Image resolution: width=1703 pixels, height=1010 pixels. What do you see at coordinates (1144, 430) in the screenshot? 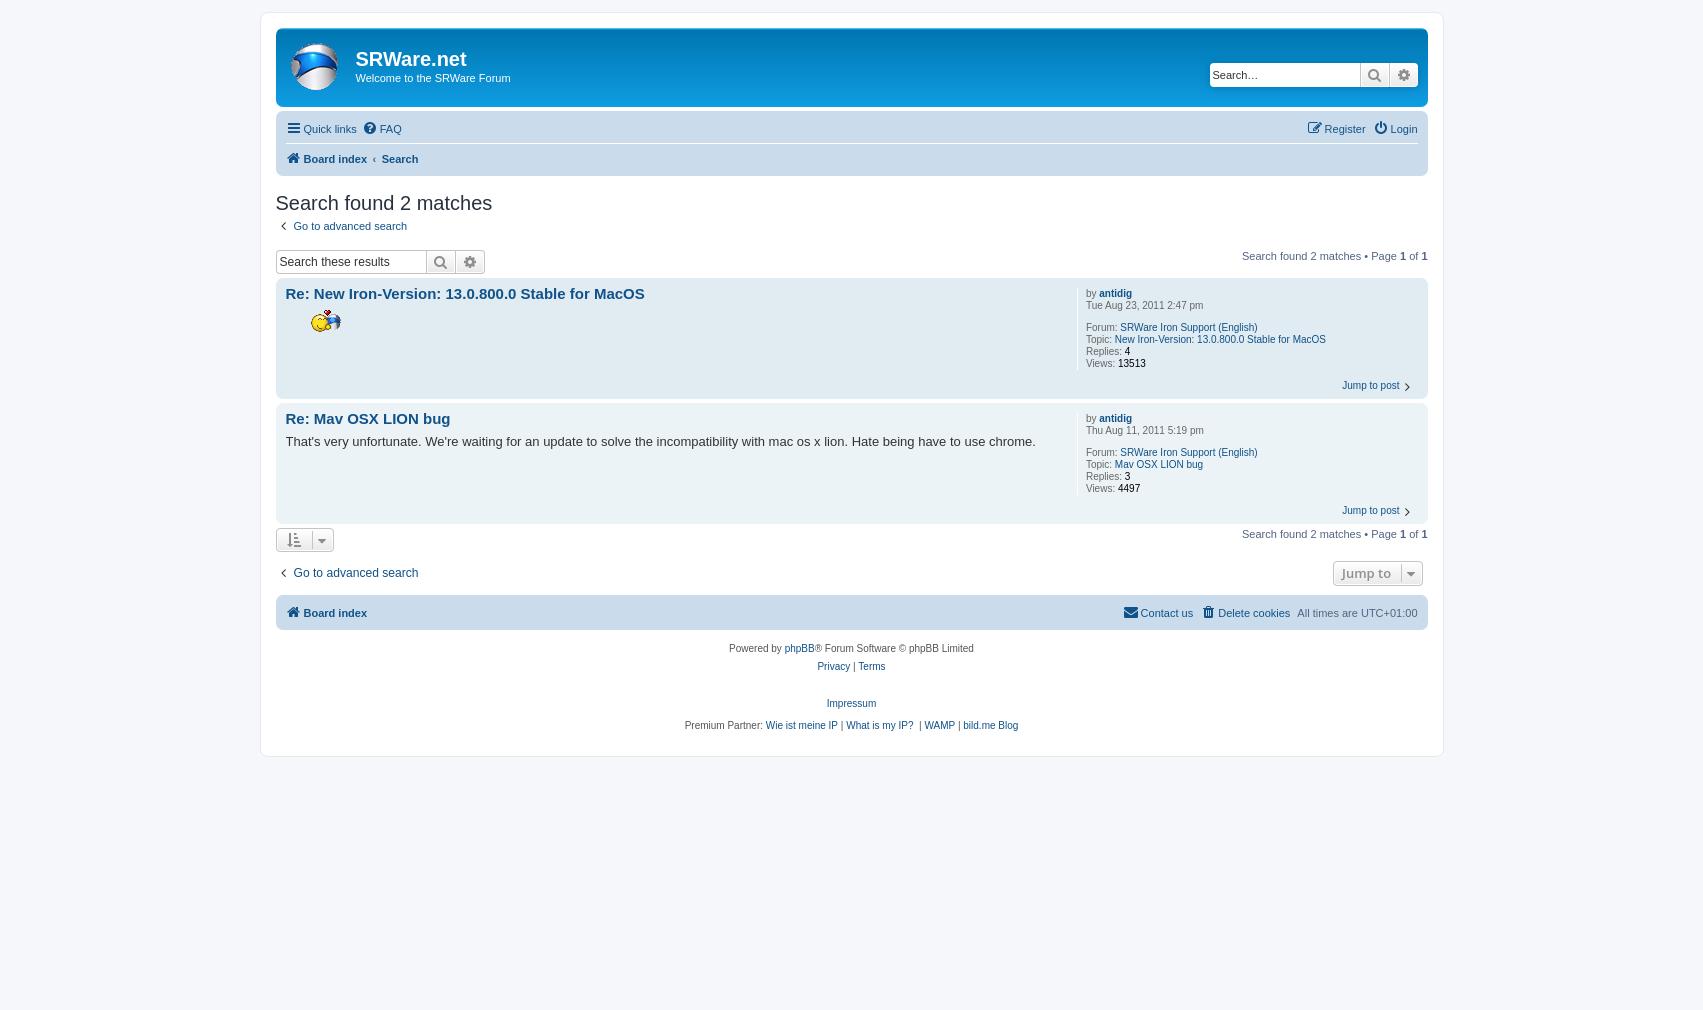
I see `'Thu Aug 11, 2011 5:19 pm'` at bounding box center [1144, 430].